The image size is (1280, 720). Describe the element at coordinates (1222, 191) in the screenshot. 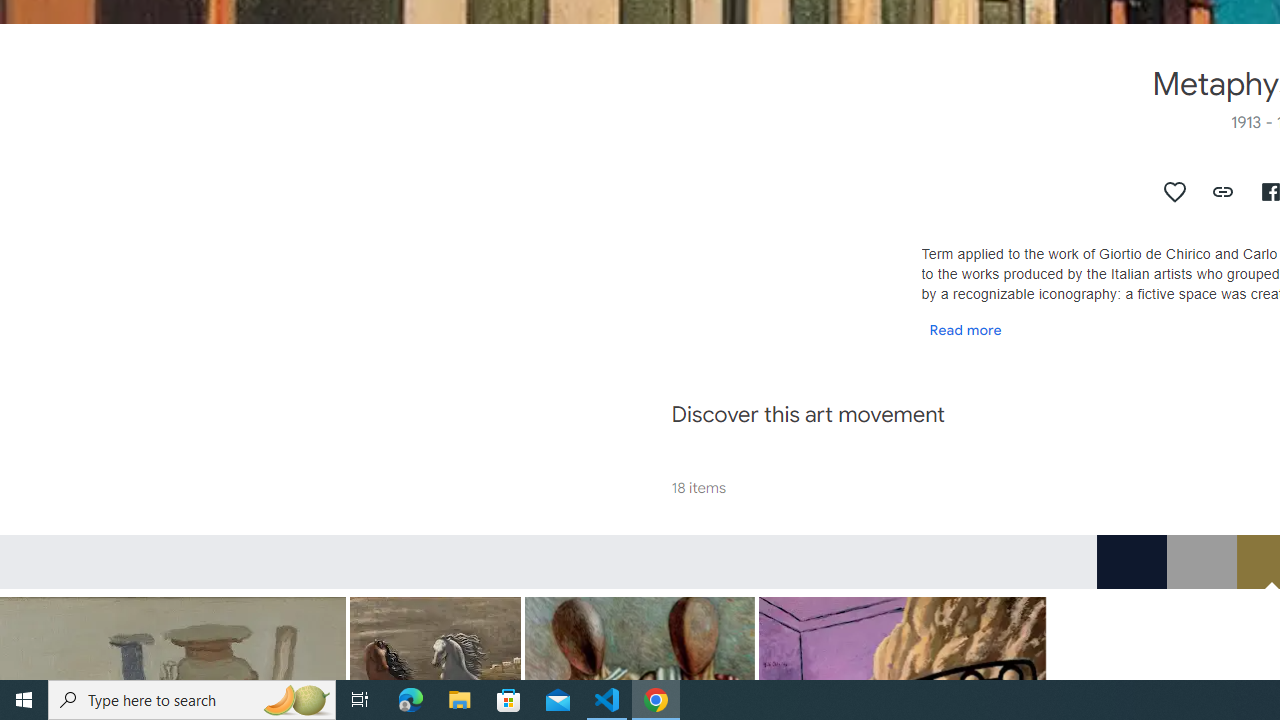

I see `'Copy Link'` at that location.